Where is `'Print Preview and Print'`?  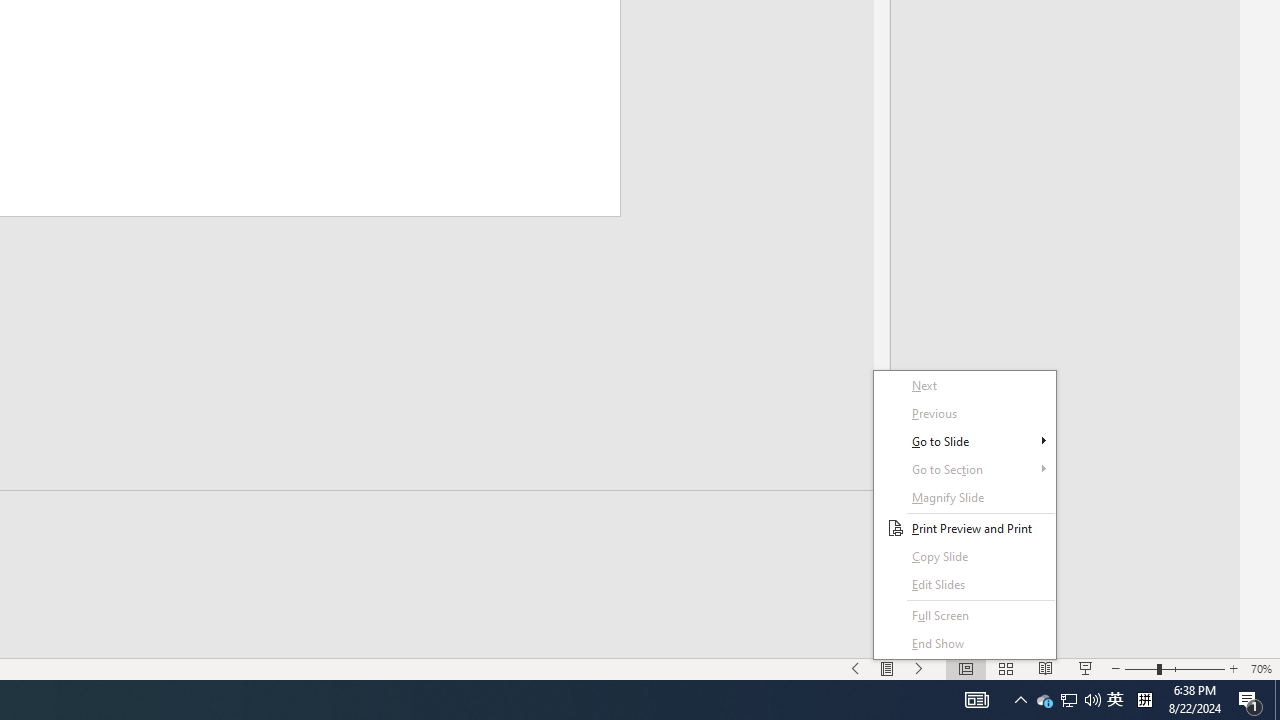 'Print Preview and Print' is located at coordinates (965, 527).